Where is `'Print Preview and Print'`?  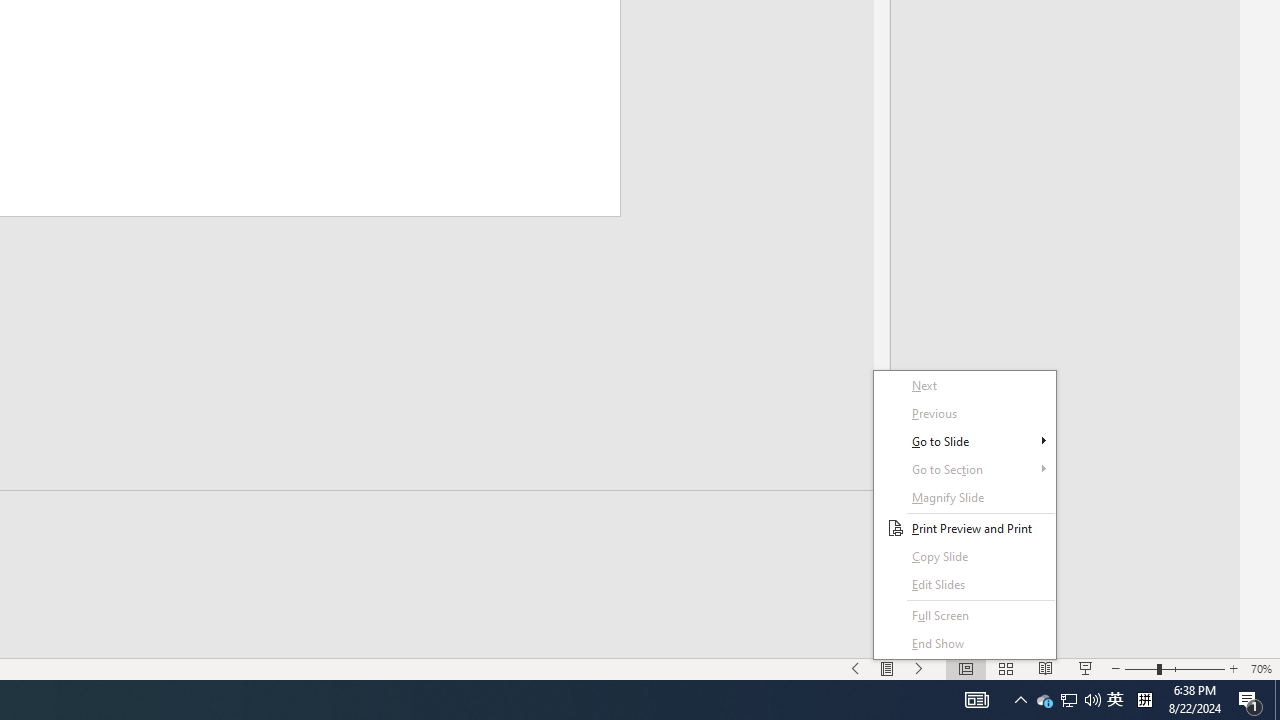 'Print Preview and Print' is located at coordinates (965, 527).